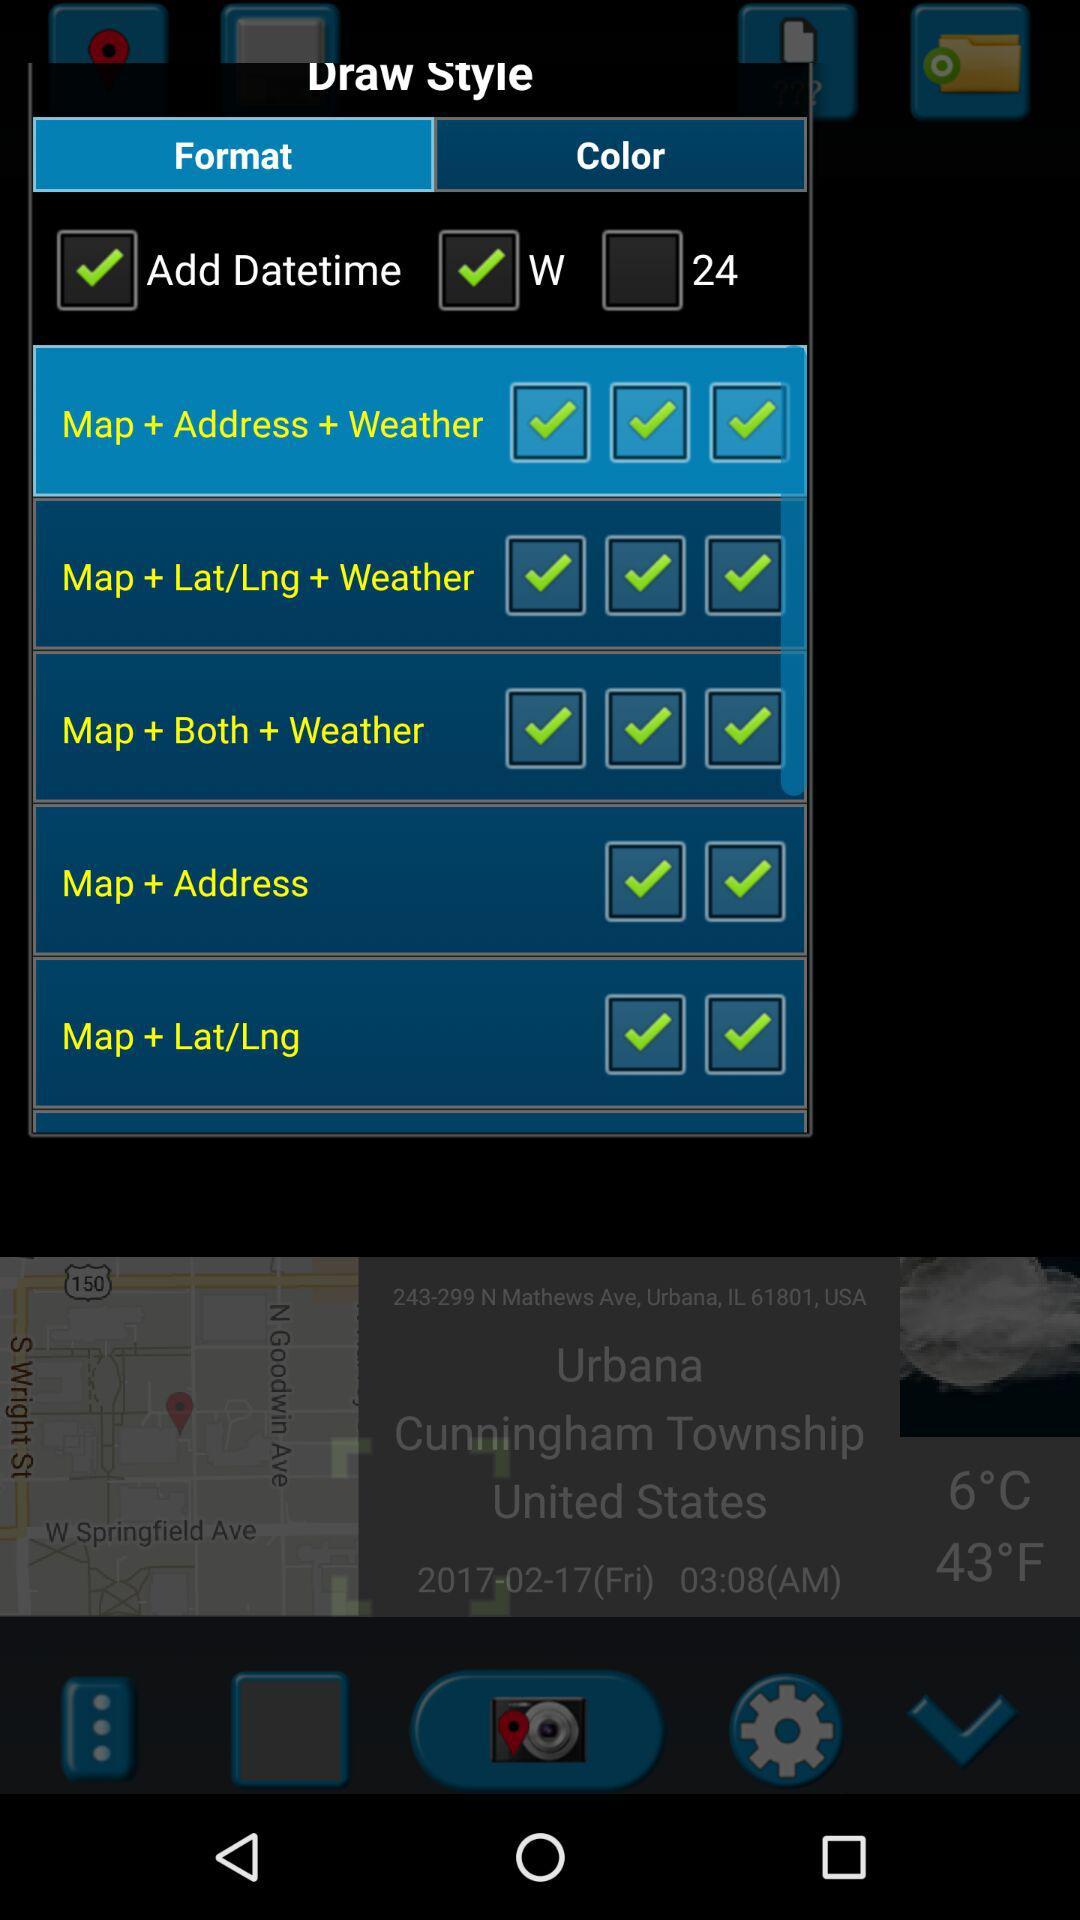  Describe the element at coordinates (744, 572) in the screenshot. I see `mark for activate` at that location.